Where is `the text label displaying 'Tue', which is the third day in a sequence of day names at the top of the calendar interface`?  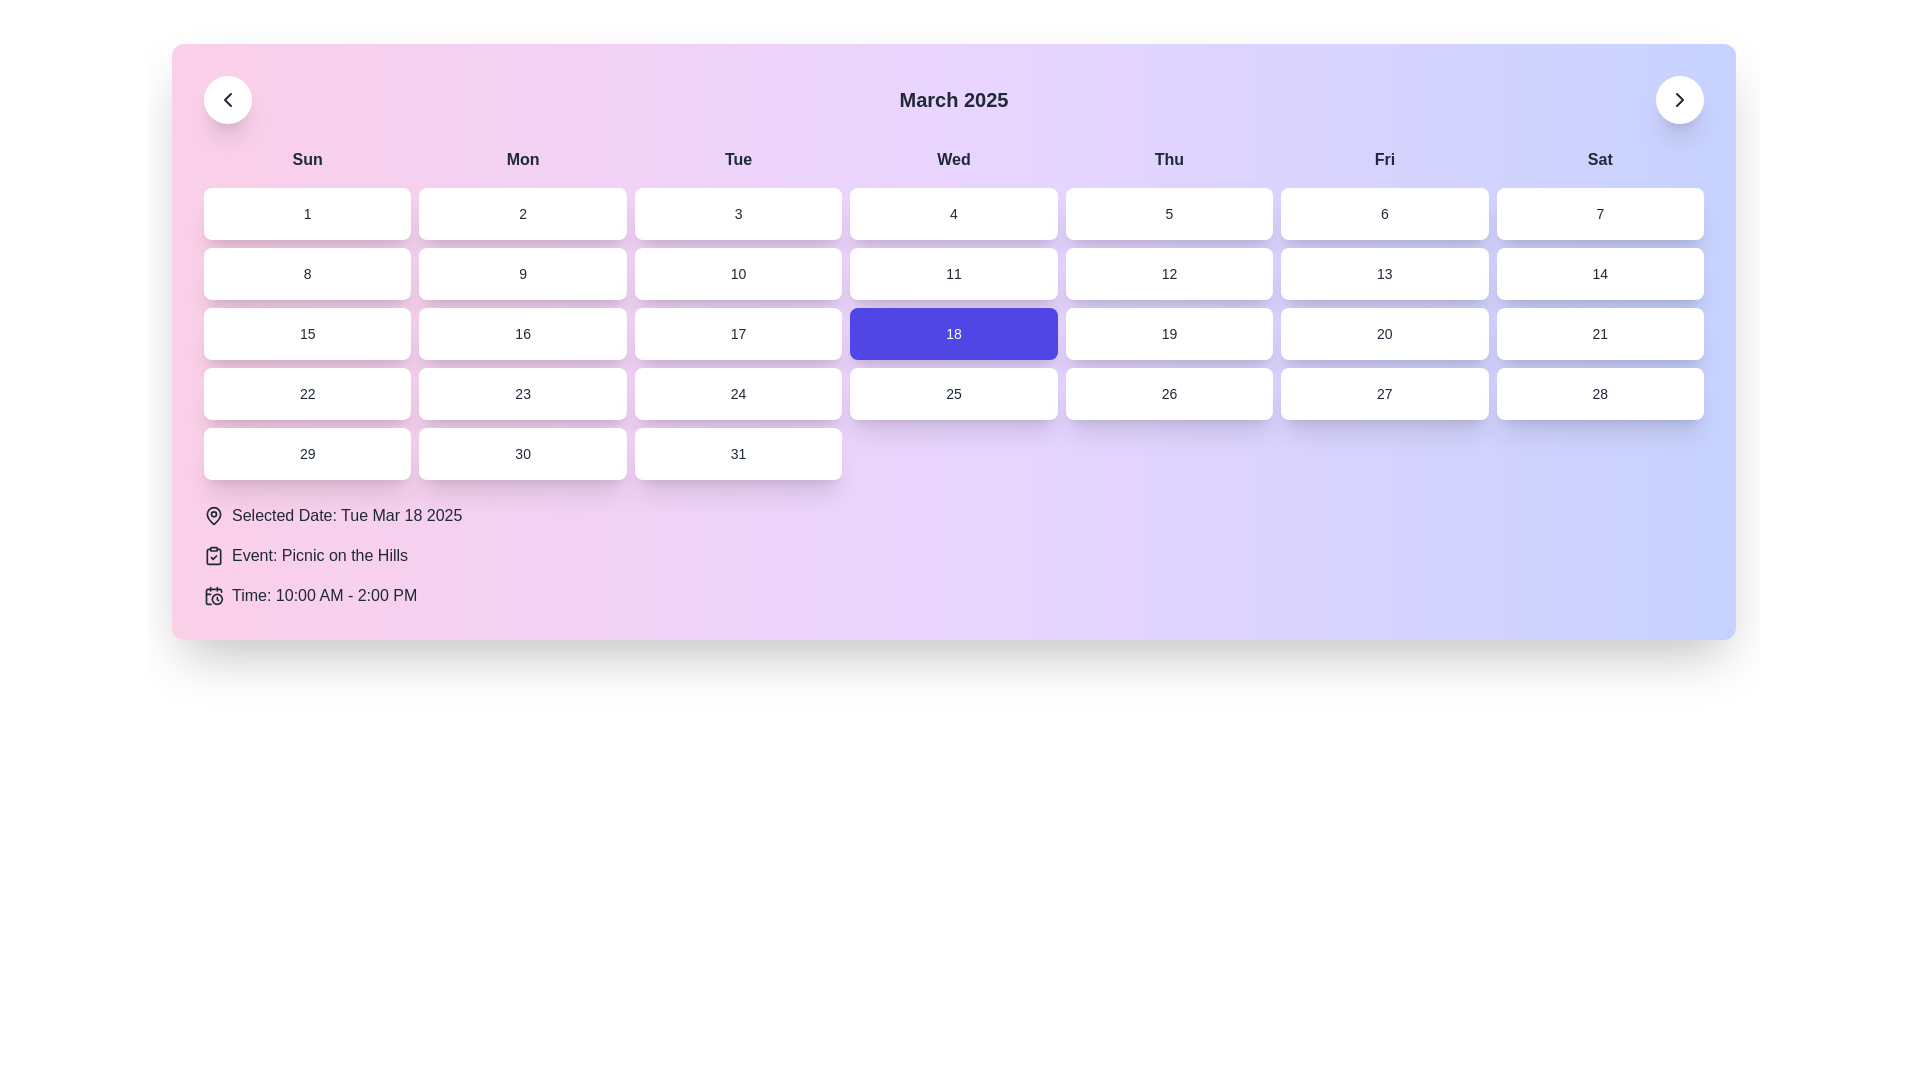
the text label displaying 'Tue', which is the third day in a sequence of day names at the top of the calendar interface is located at coordinates (737, 158).